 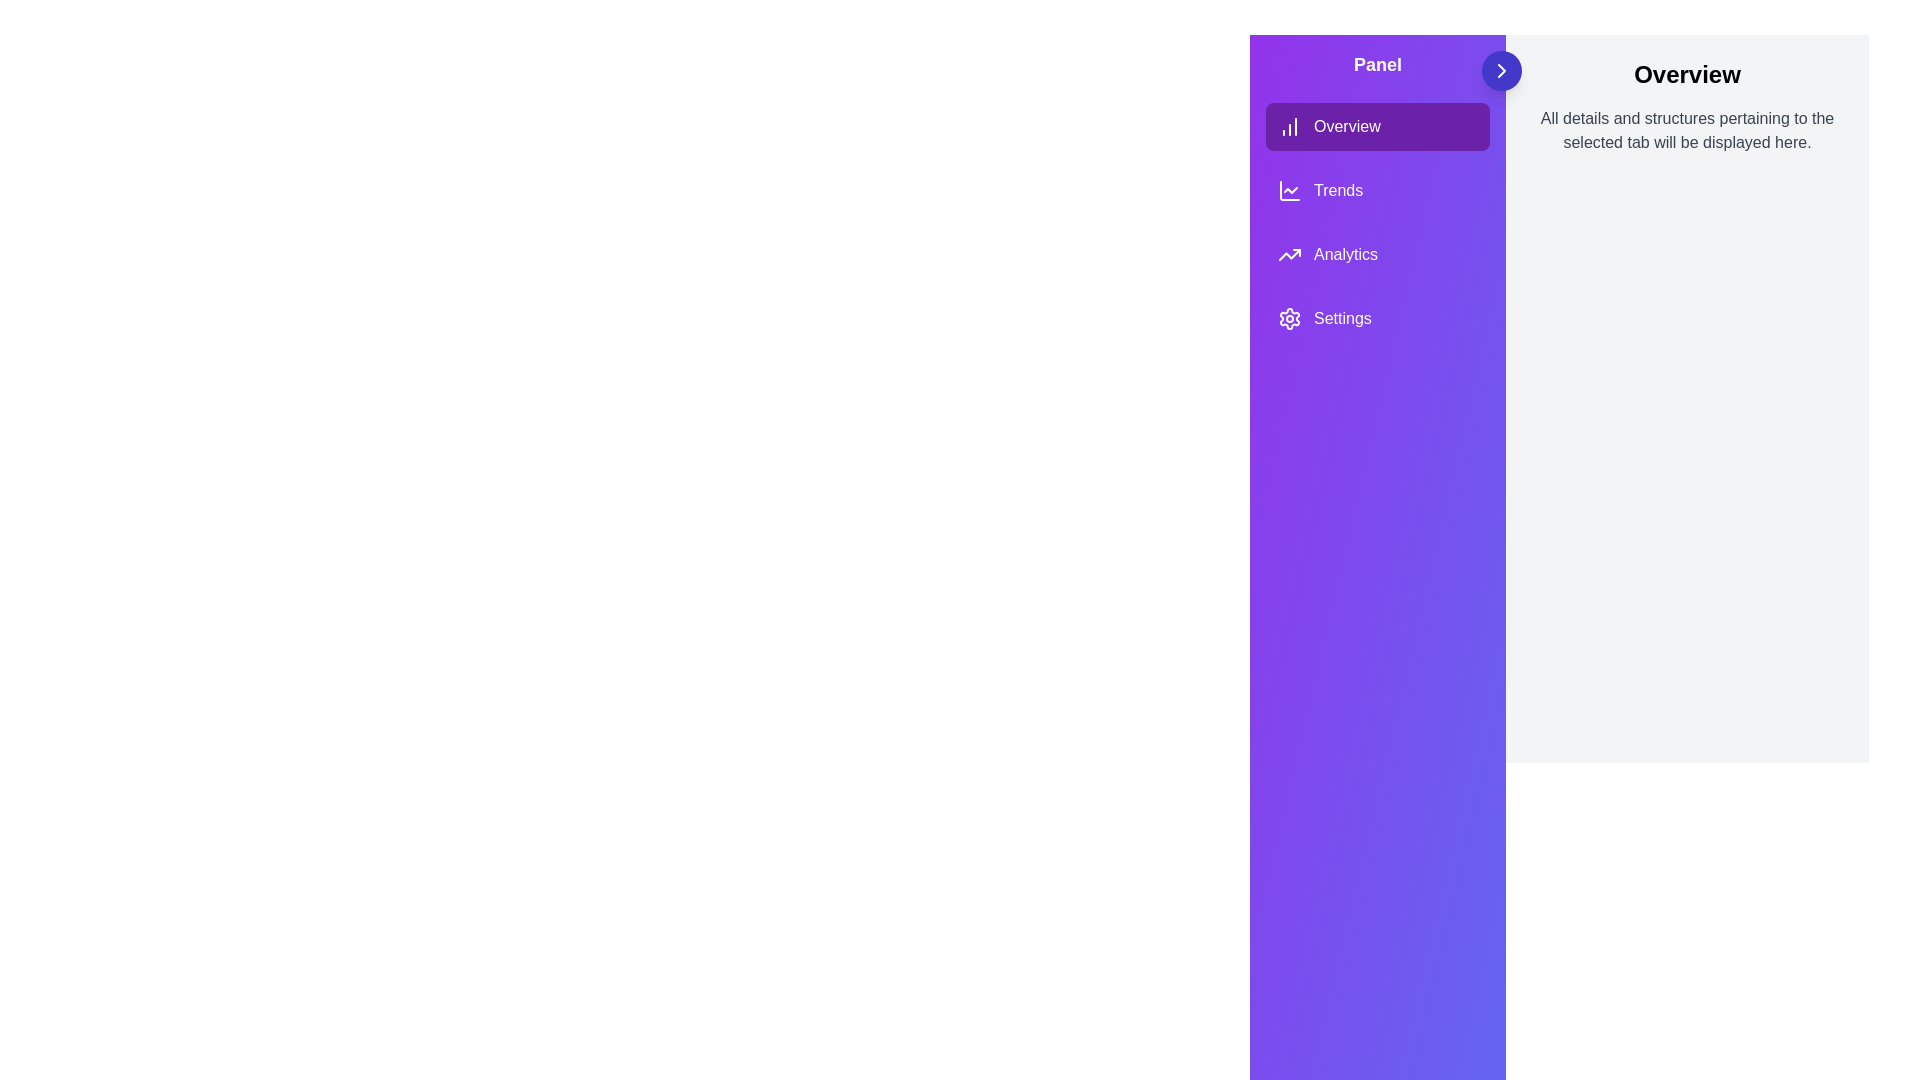 What do you see at coordinates (1376, 318) in the screenshot?
I see `the menu item labeled Settings to see its hover effect` at bounding box center [1376, 318].